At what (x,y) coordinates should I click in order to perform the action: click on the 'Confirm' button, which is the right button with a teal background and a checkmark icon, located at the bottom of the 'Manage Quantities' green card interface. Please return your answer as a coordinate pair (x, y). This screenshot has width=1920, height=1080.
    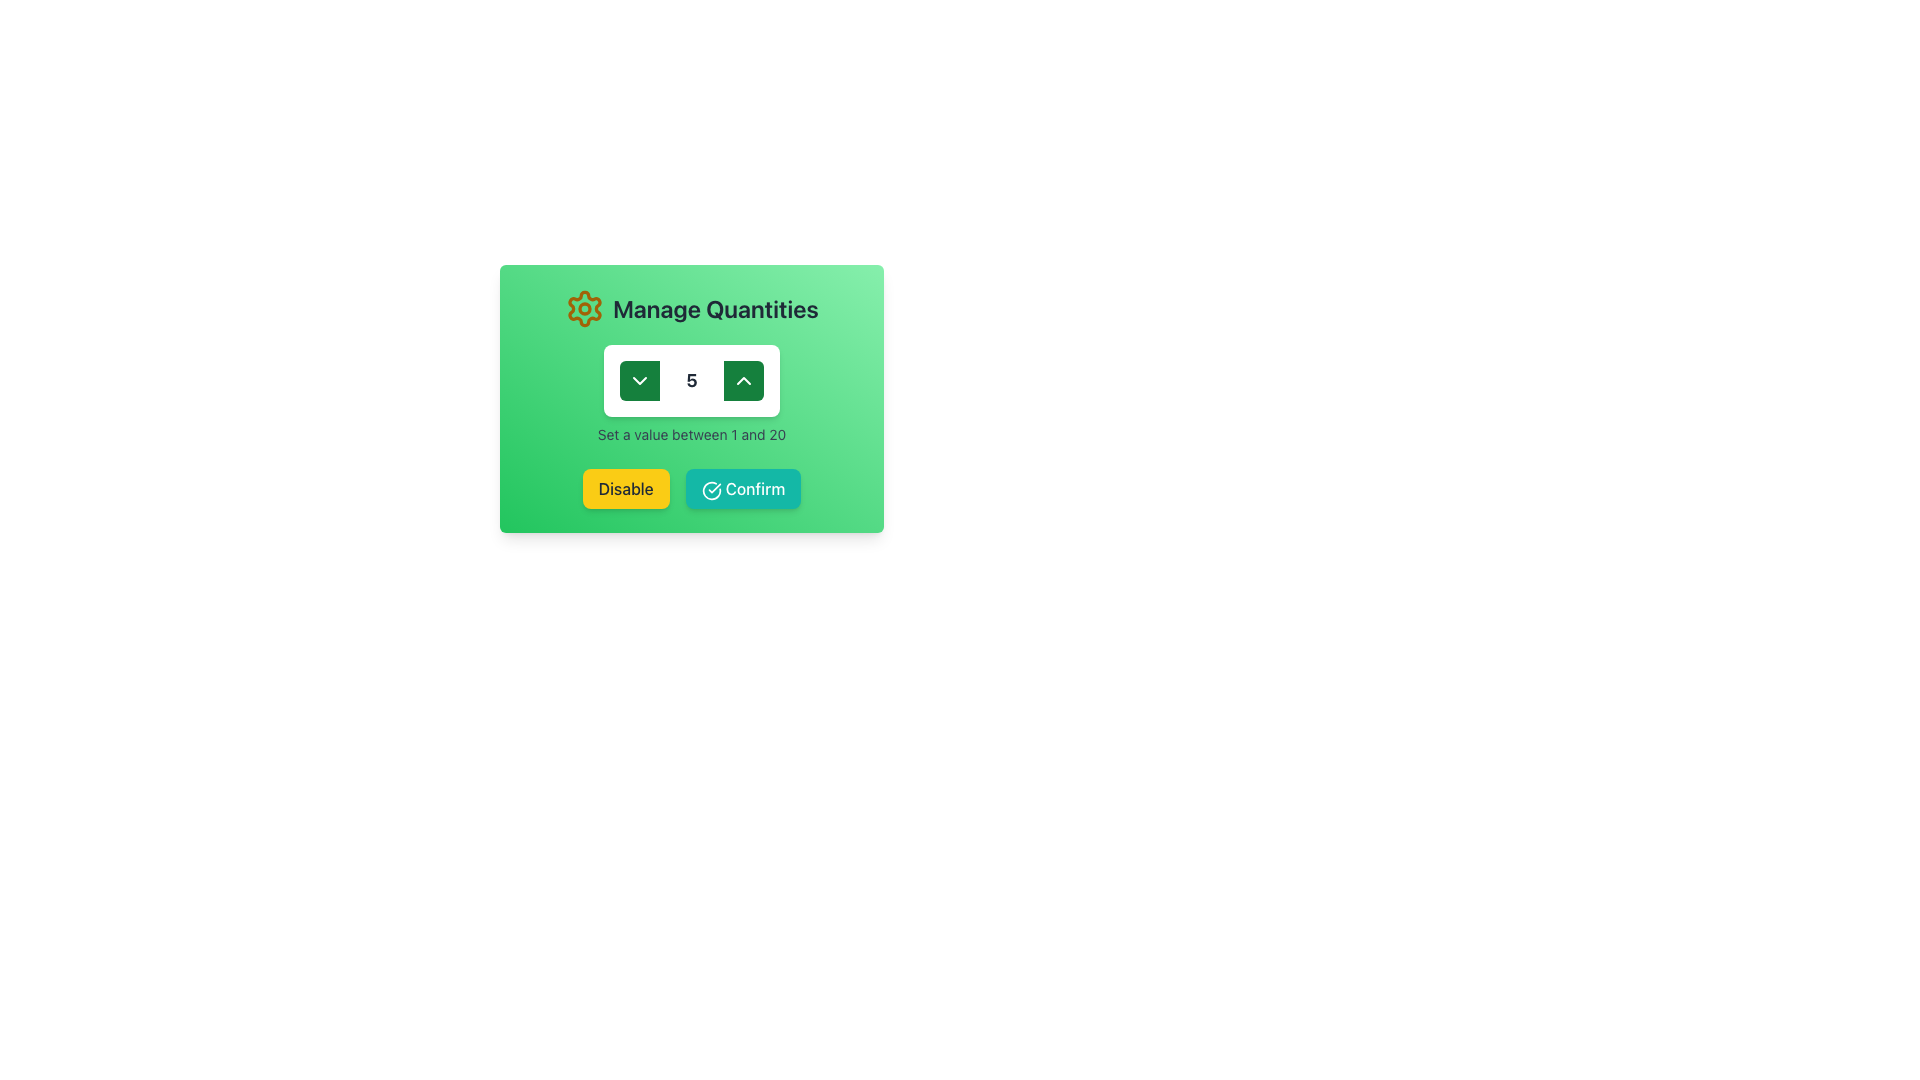
    Looking at the image, I should click on (691, 489).